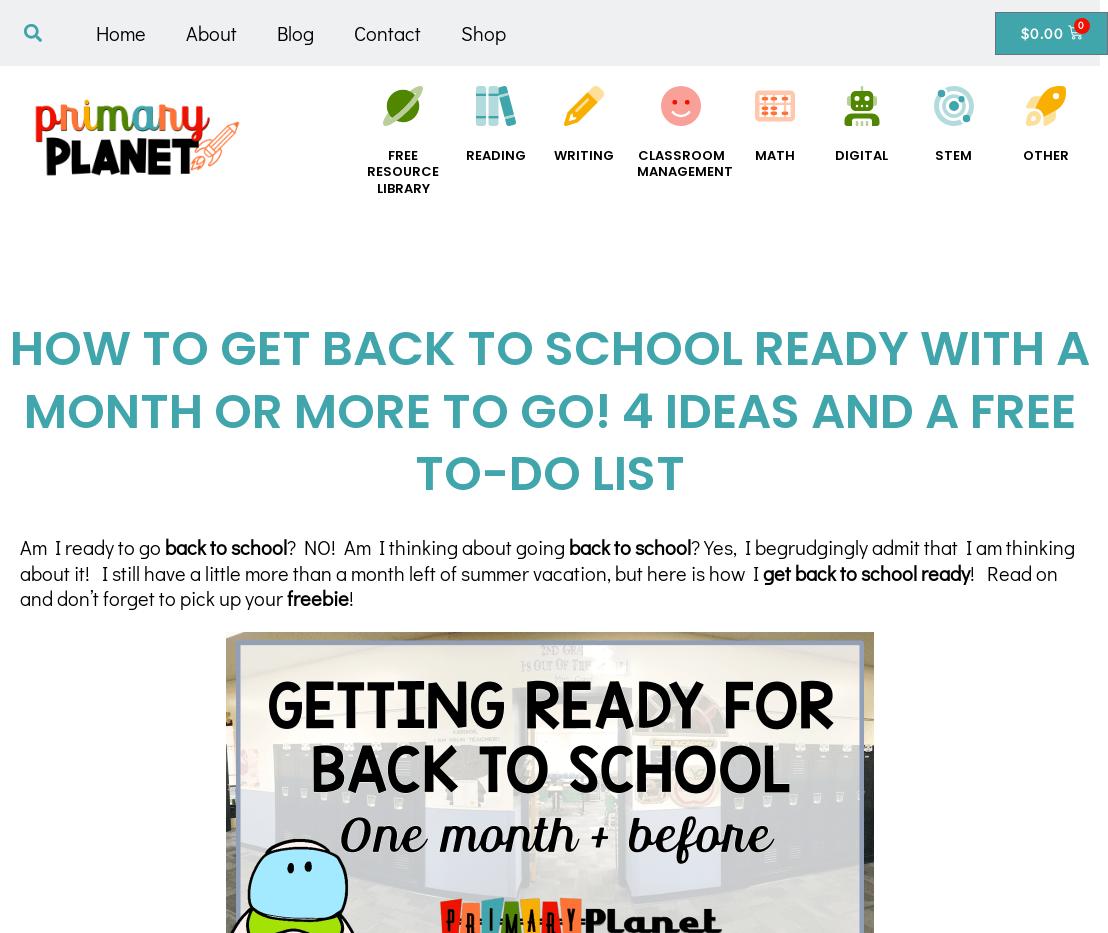 The height and width of the screenshot is (933, 1108). I want to click on 'Digital', so click(834, 153).